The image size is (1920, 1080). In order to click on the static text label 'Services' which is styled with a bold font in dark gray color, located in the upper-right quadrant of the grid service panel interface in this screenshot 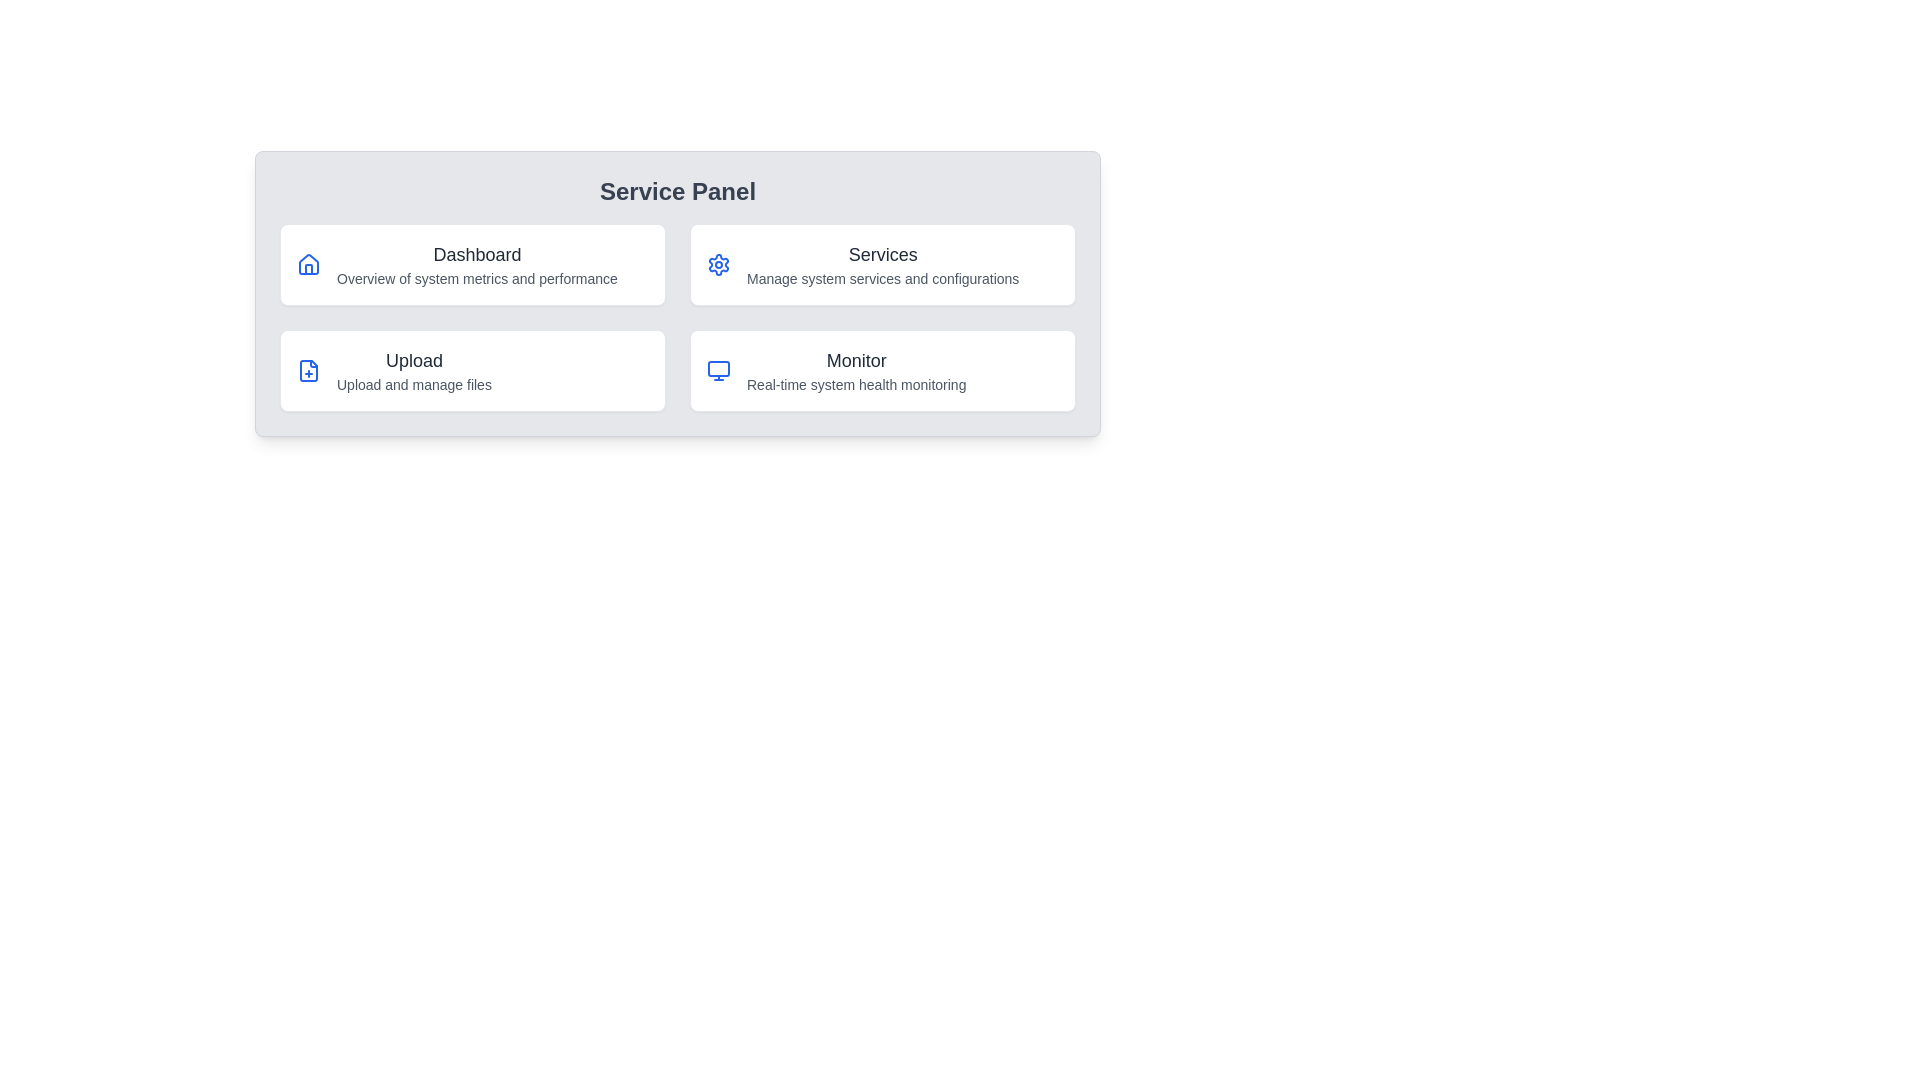, I will do `click(882, 253)`.